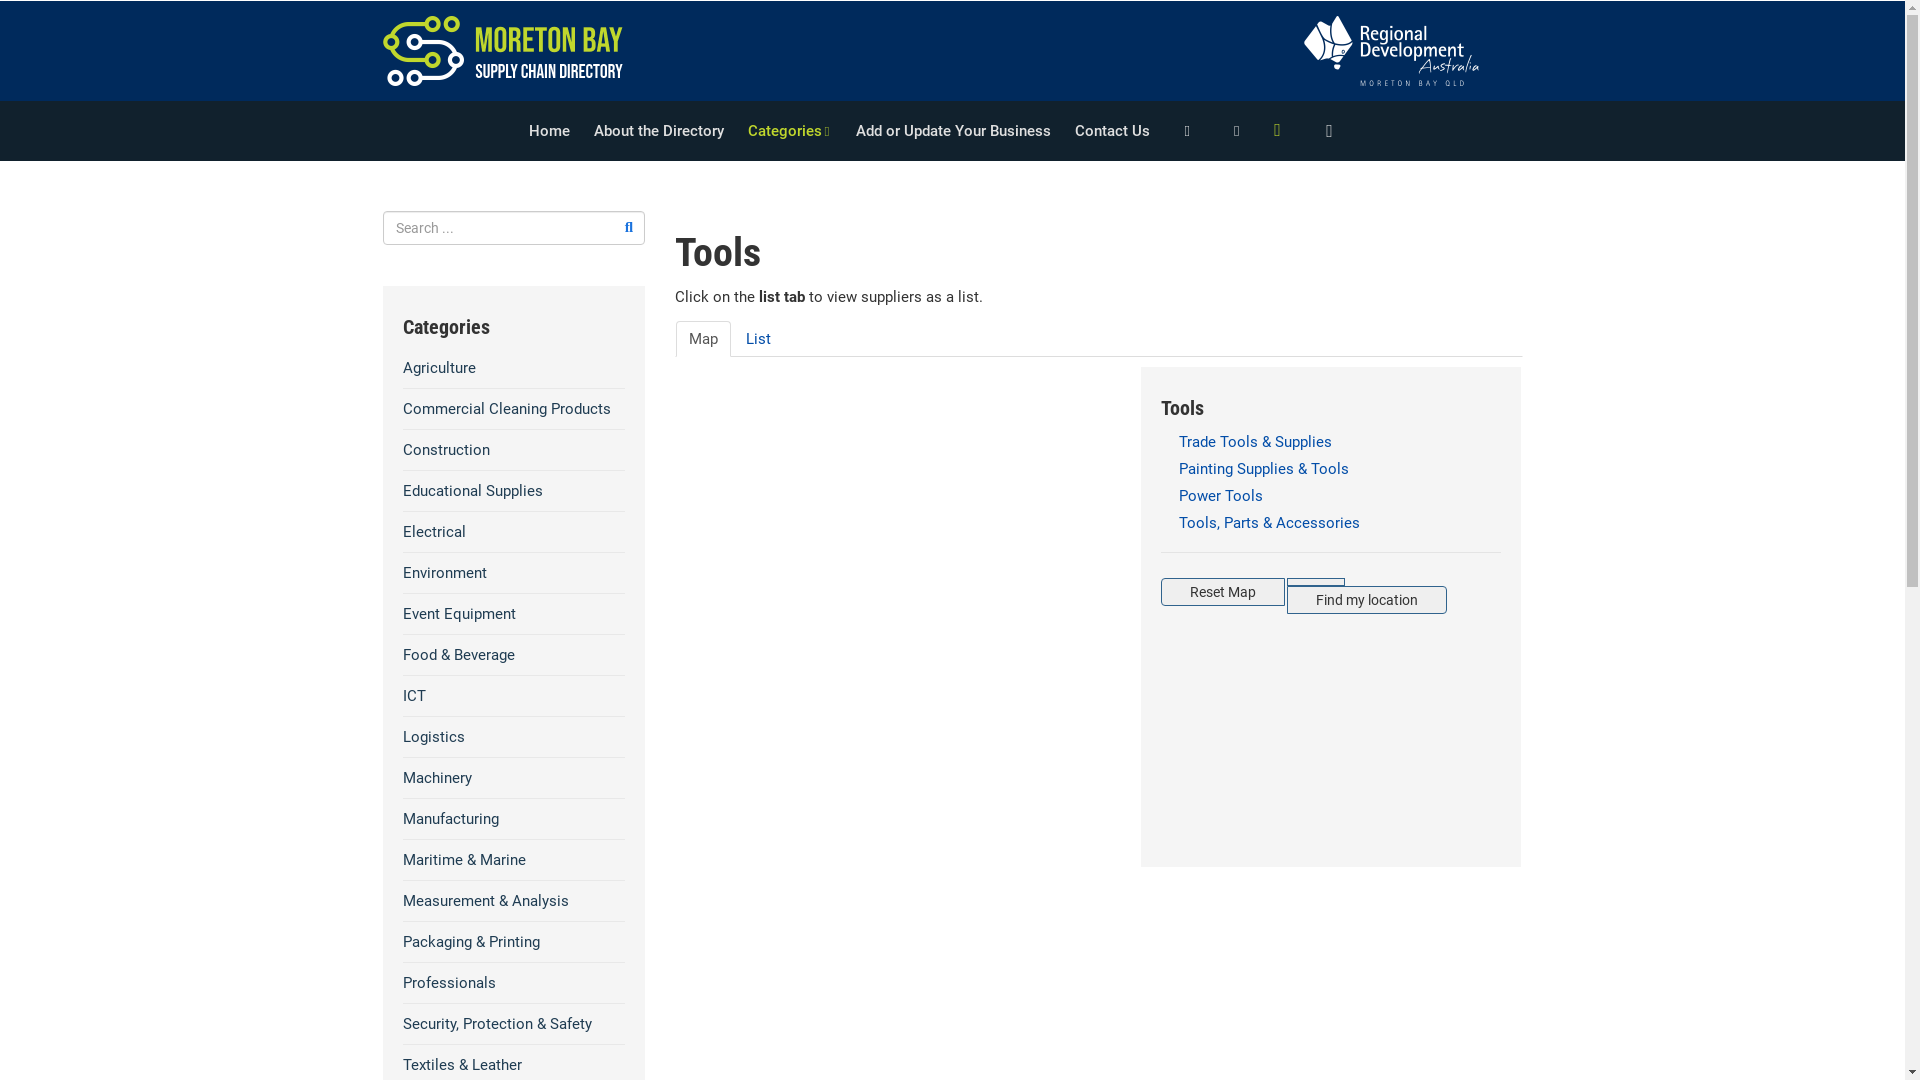  What do you see at coordinates (401, 982) in the screenshot?
I see `'Professionals'` at bounding box center [401, 982].